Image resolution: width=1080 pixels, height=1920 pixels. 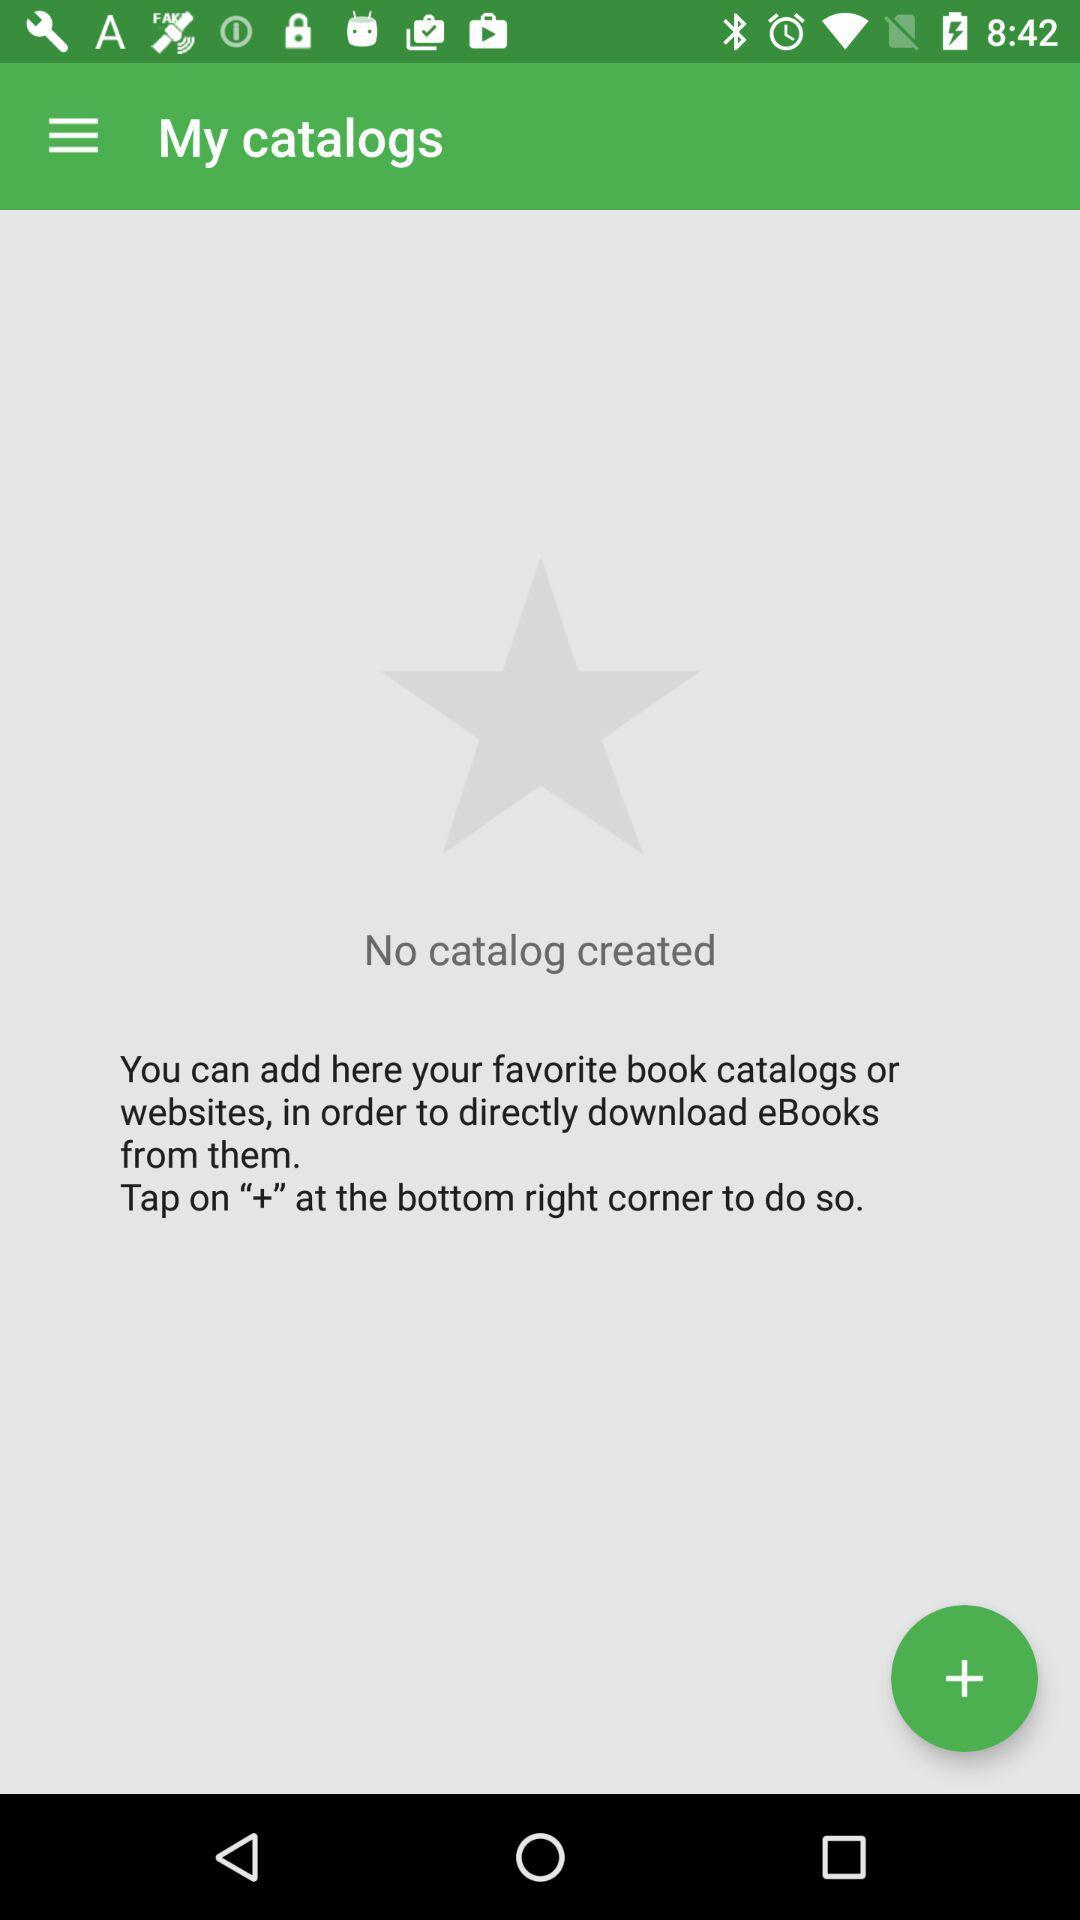 What do you see at coordinates (963, 1678) in the screenshot?
I see `the add icon` at bounding box center [963, 1678].